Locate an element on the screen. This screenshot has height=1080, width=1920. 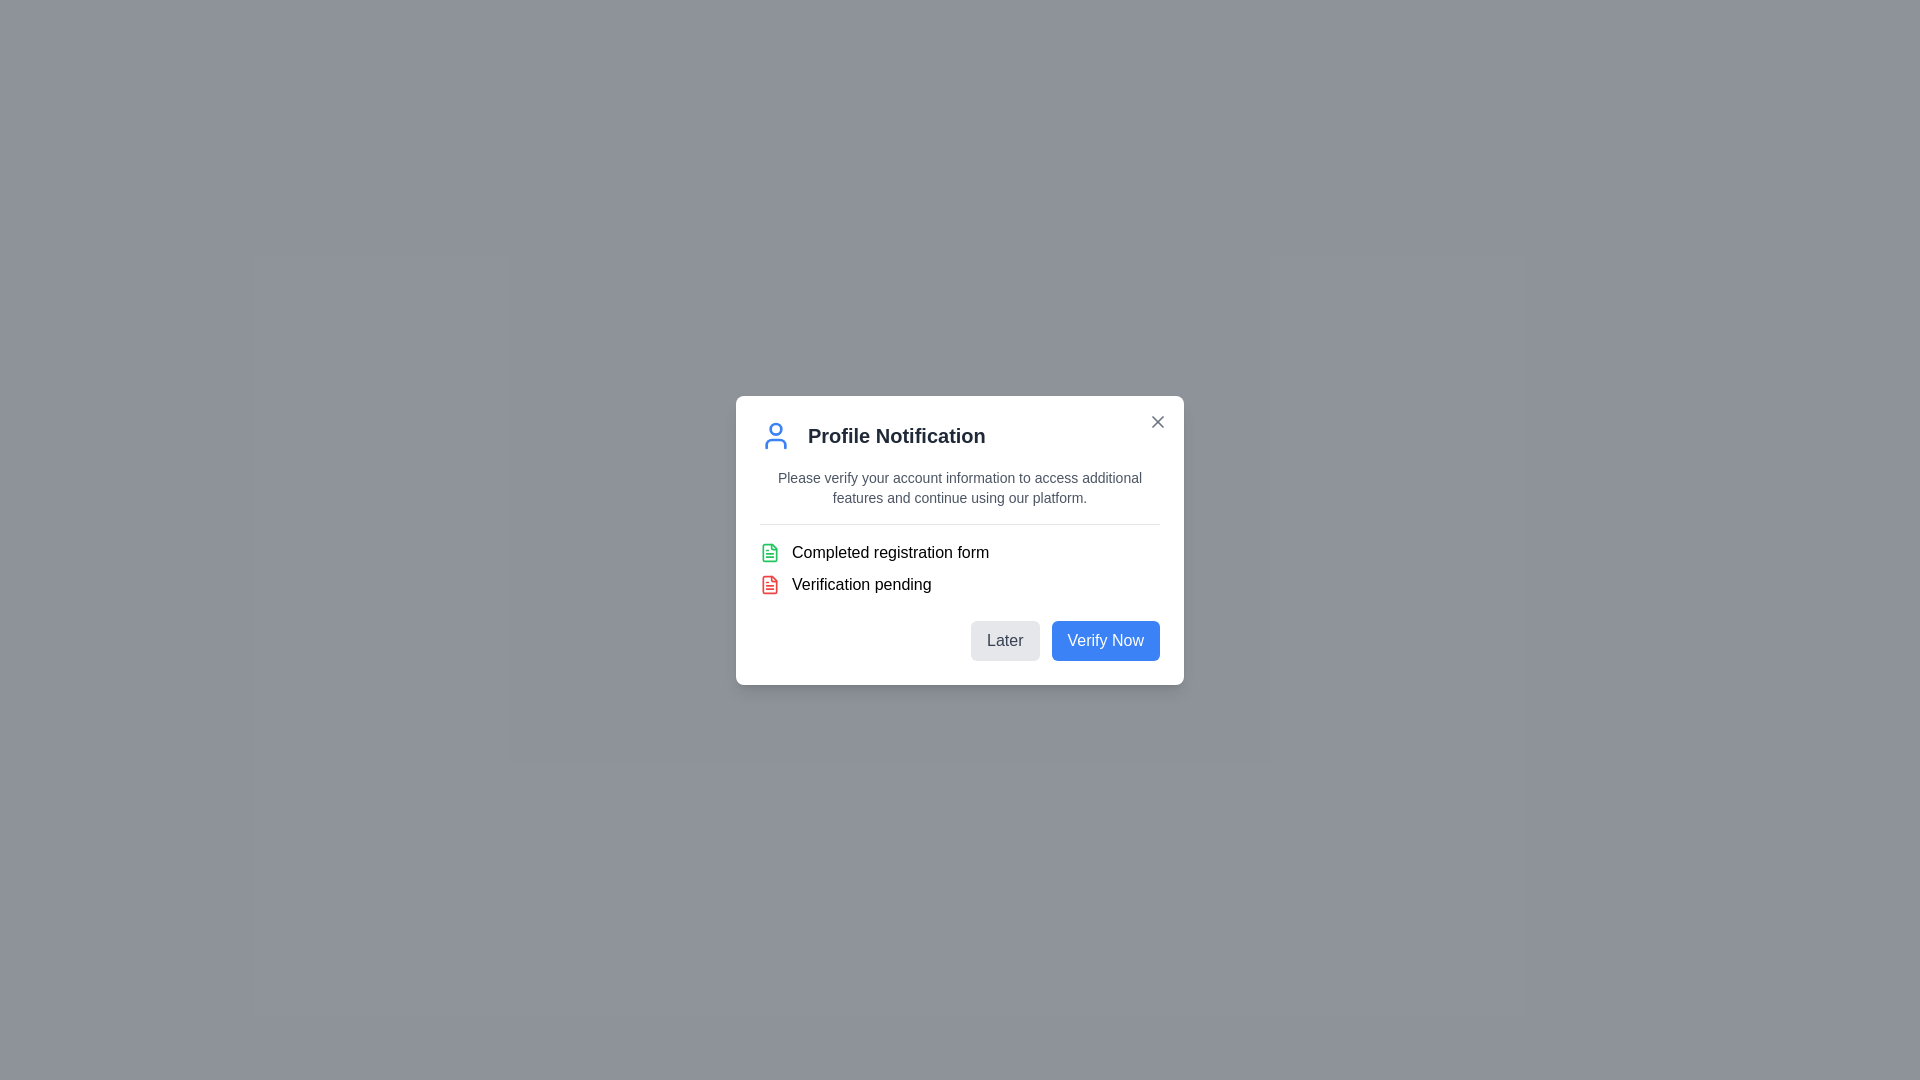
the instructional text located below the 'Profile Notification' title in the dialog box, which is styled with a smaller font size and gray coloration is located at coordinates (960, 487).